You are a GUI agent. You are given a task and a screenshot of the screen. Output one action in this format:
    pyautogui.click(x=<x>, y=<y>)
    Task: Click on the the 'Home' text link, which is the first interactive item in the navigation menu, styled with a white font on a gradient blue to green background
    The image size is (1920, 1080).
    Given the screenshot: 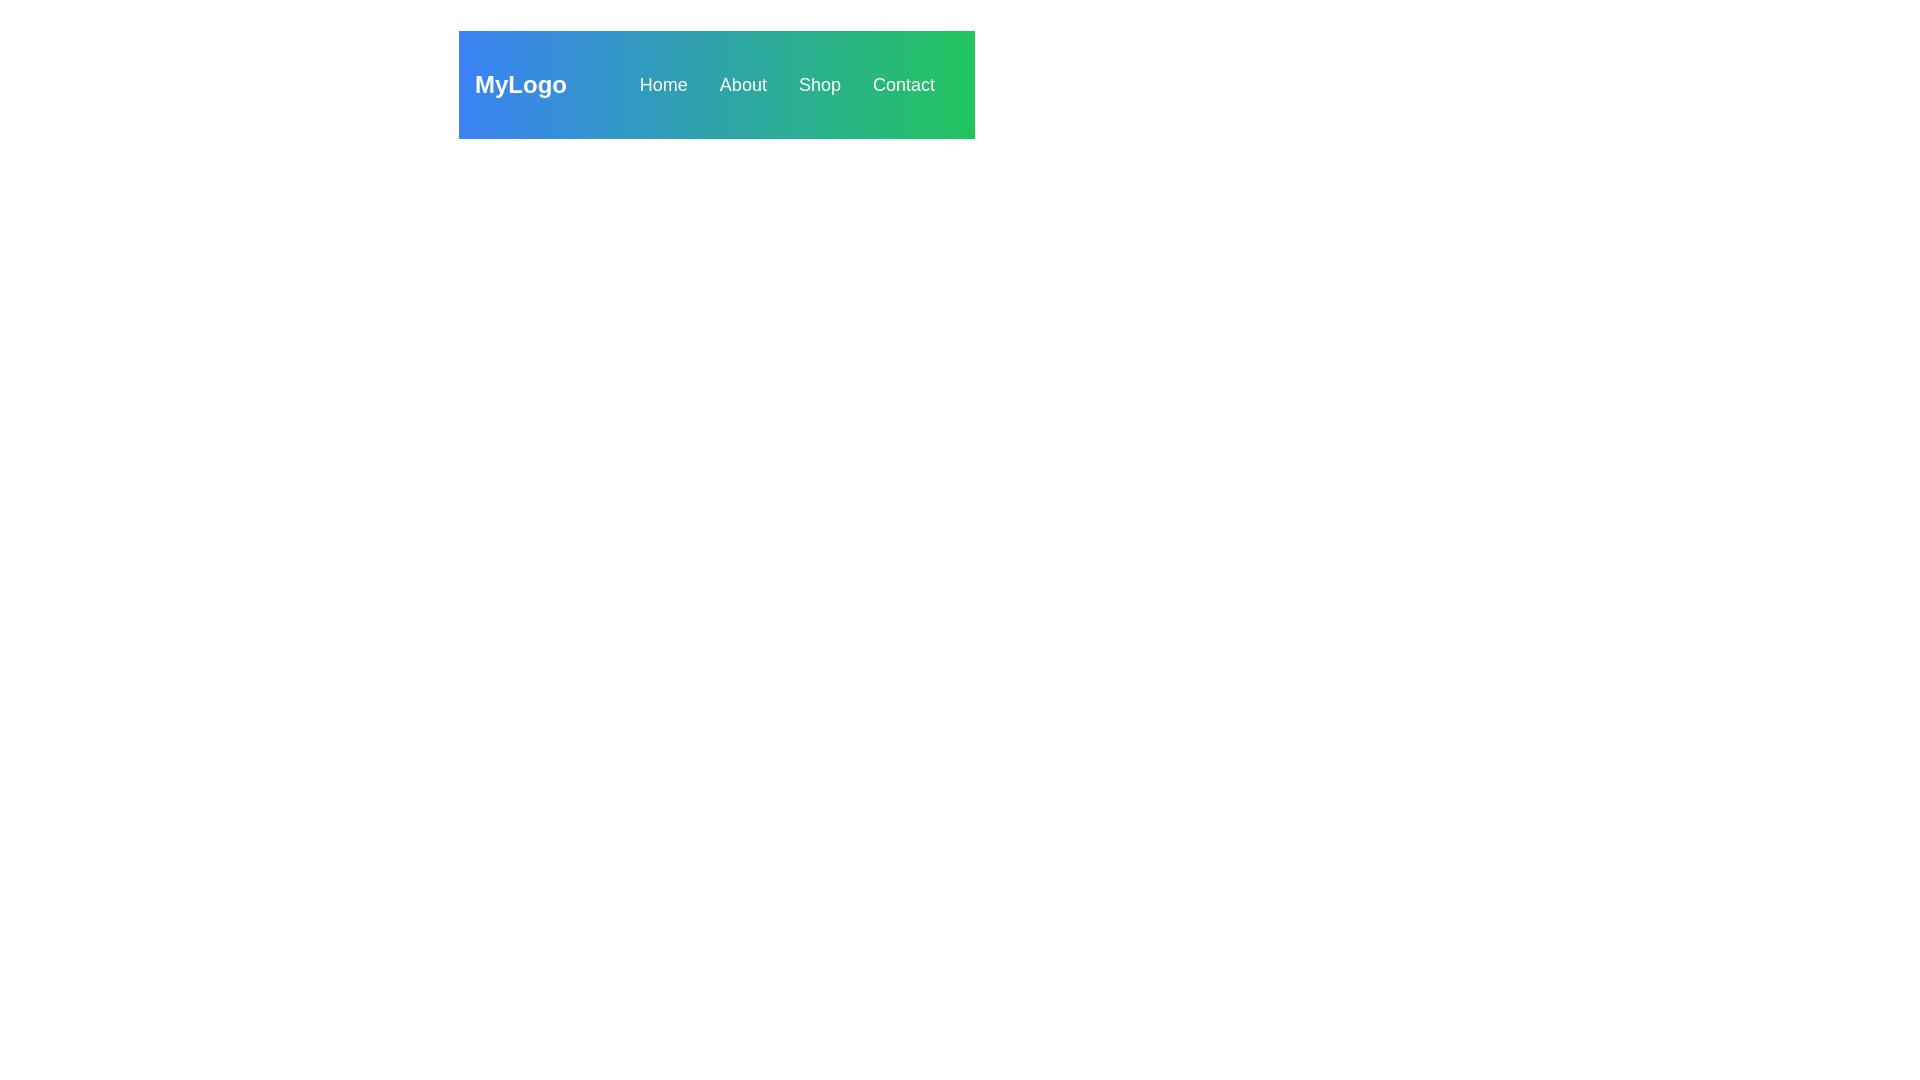 What is the action you would take?
    pyautogui.click(x=663, y=83)
    